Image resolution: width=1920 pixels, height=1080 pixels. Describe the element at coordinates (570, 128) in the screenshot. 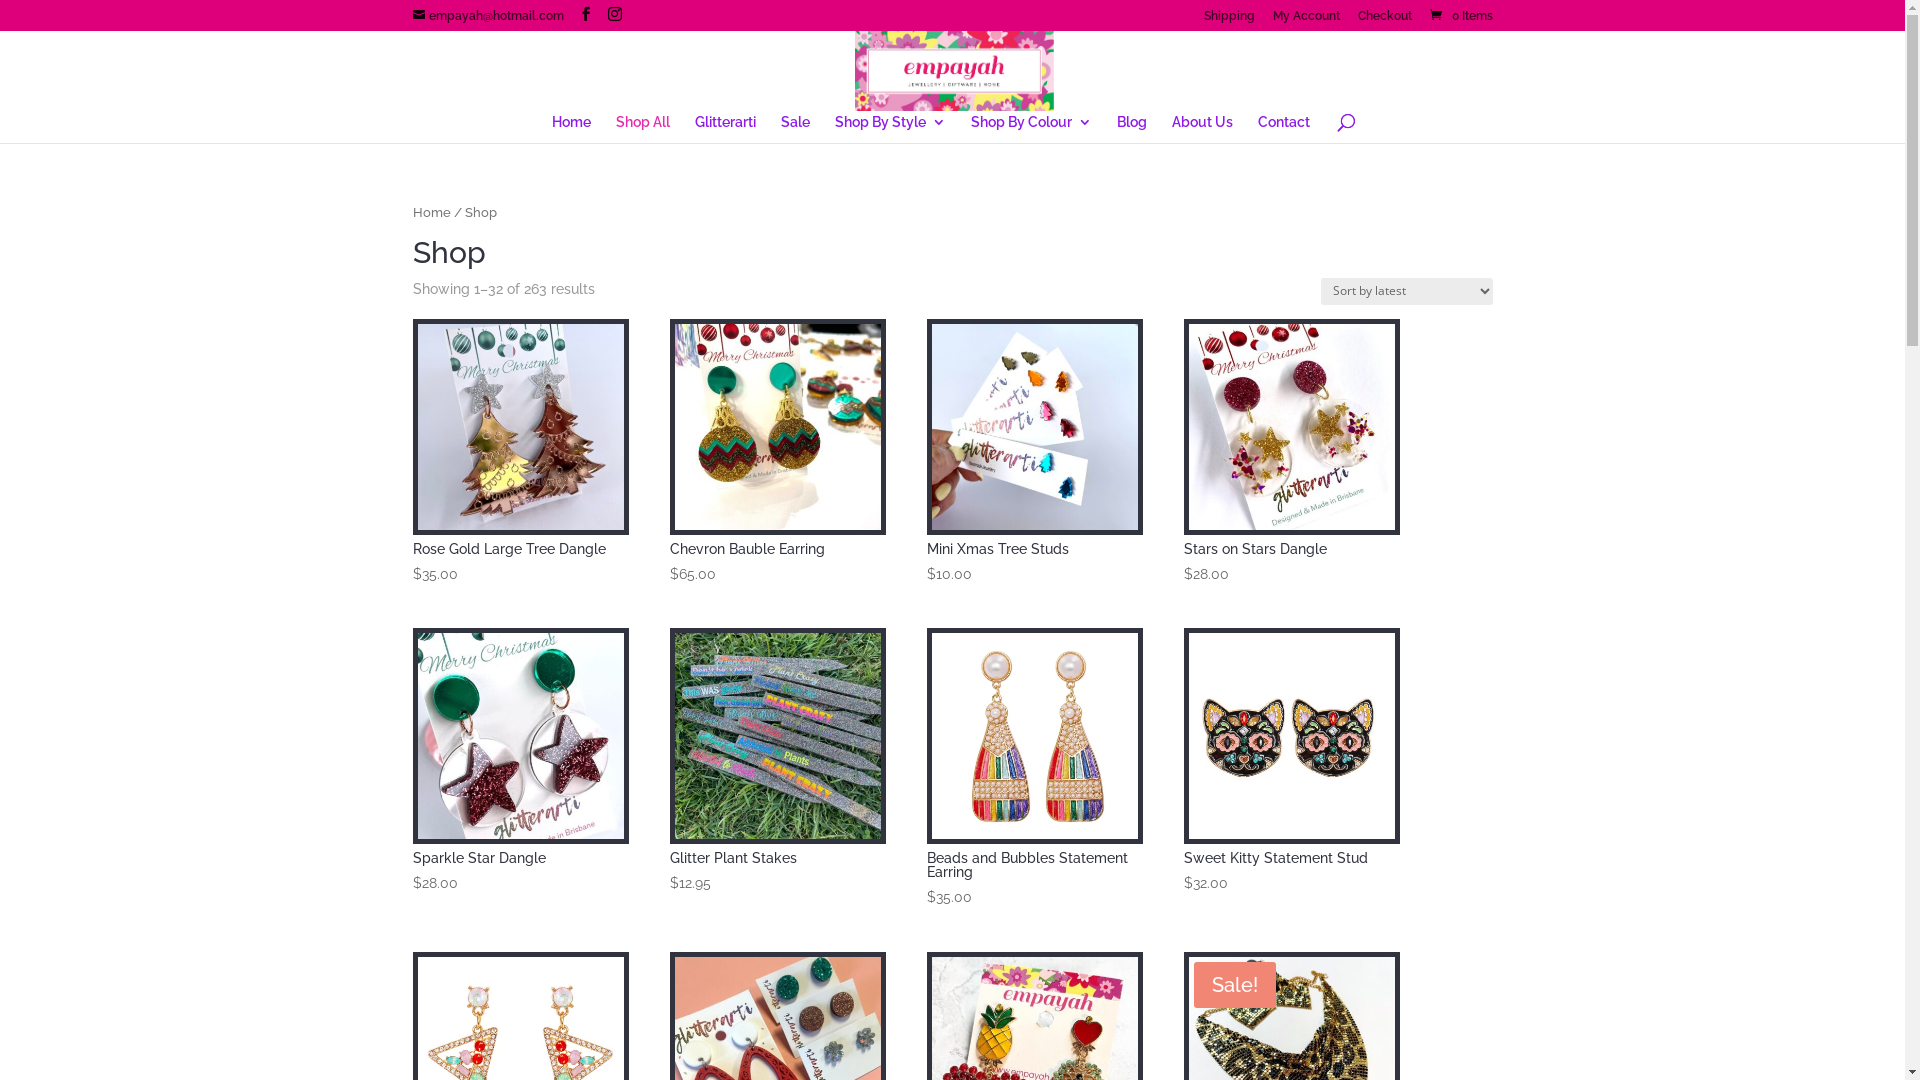

I see `'Home'` at that location.